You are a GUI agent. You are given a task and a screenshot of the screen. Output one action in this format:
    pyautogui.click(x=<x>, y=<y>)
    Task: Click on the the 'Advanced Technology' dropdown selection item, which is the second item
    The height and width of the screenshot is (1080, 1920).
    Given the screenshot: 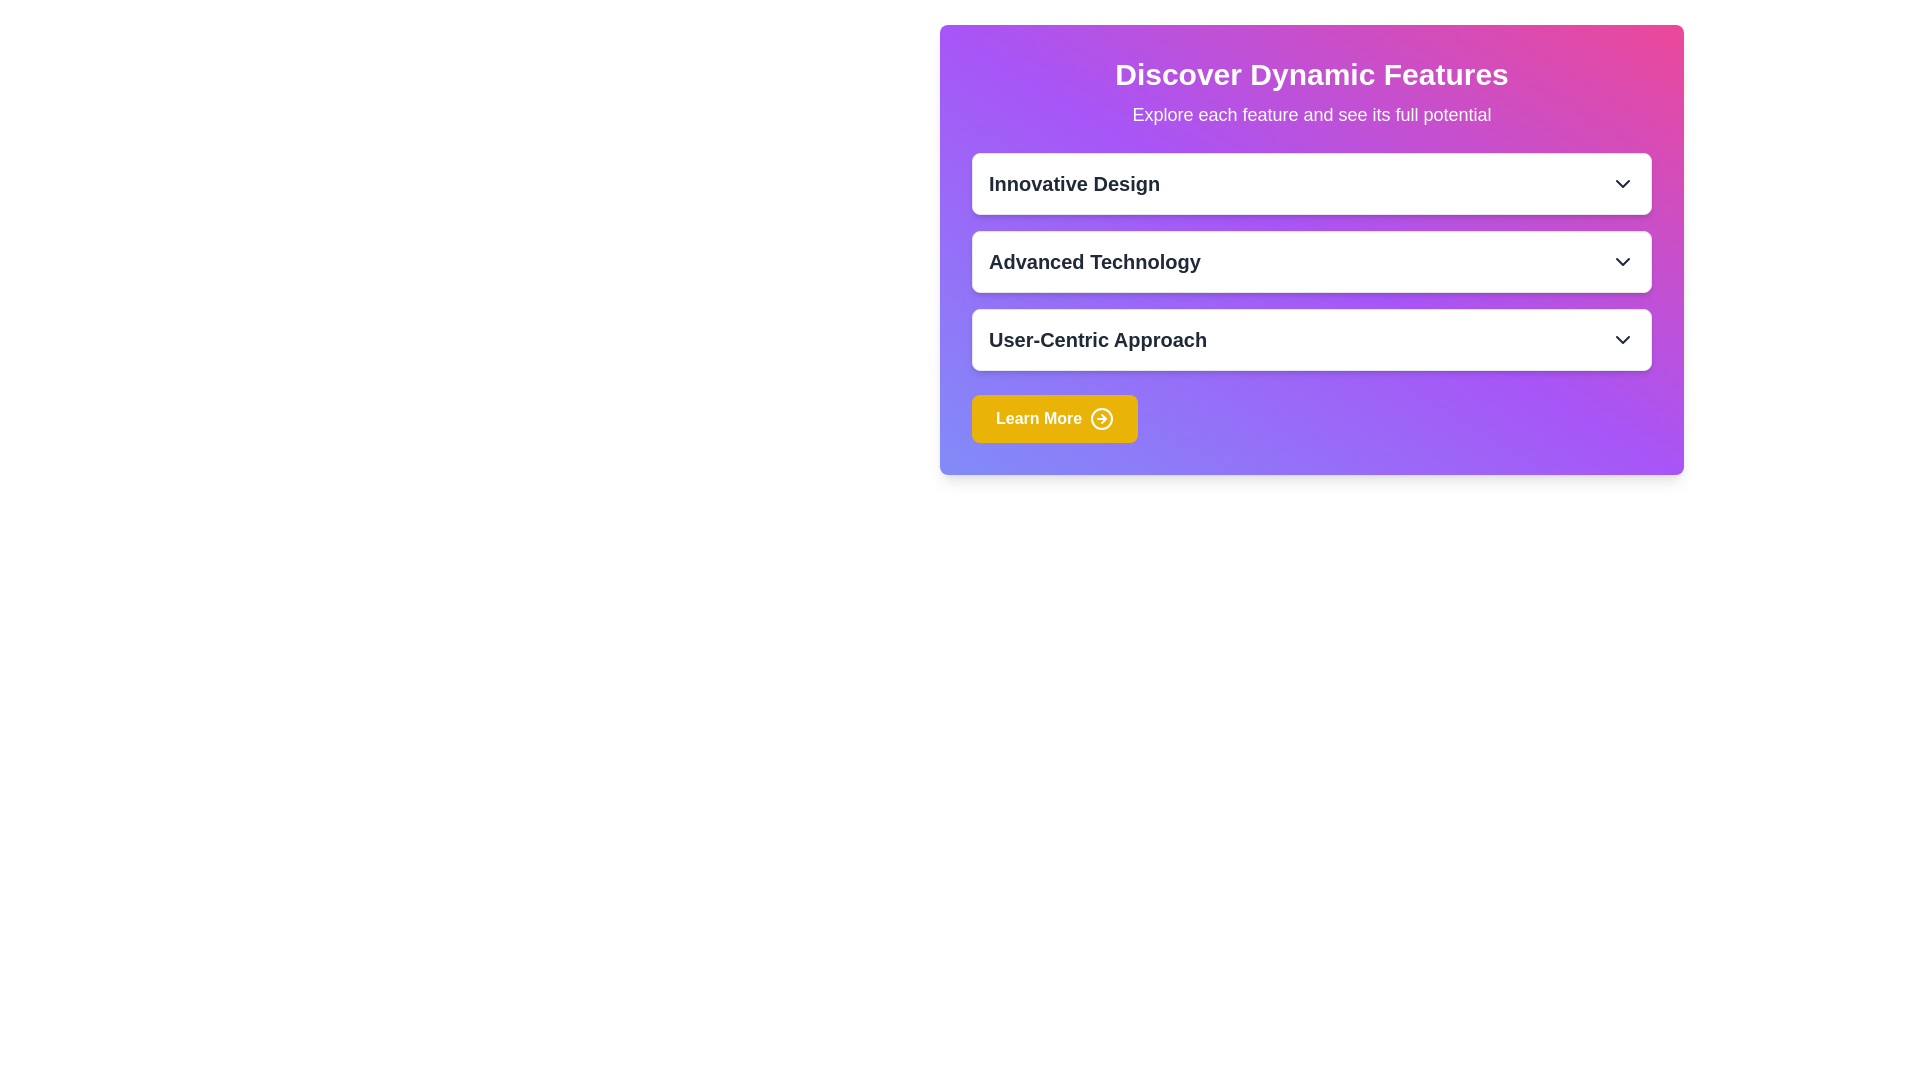 What is the action you would take?
    pyautogui.click(x=1311, y=261)
    